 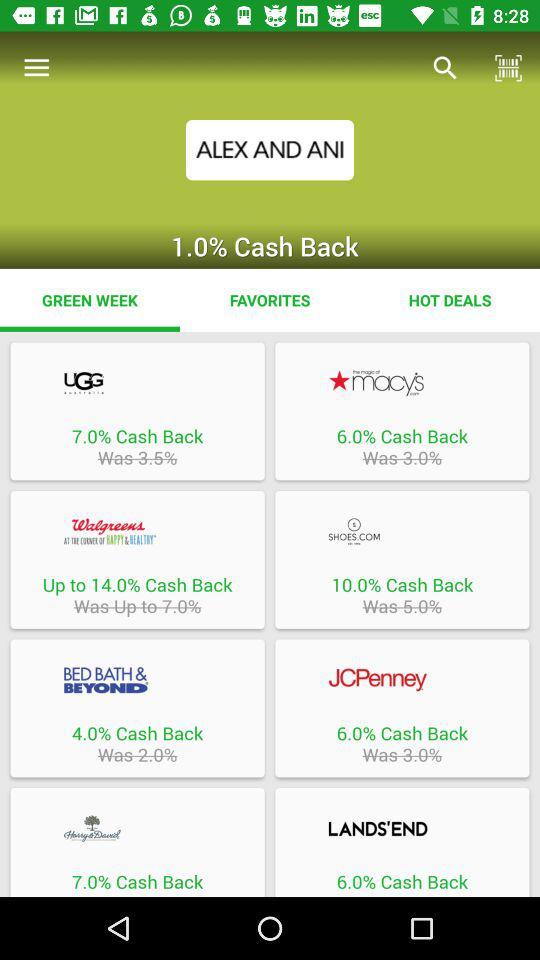 I want to click on choose the desired shop, so click(x=136, y=530).